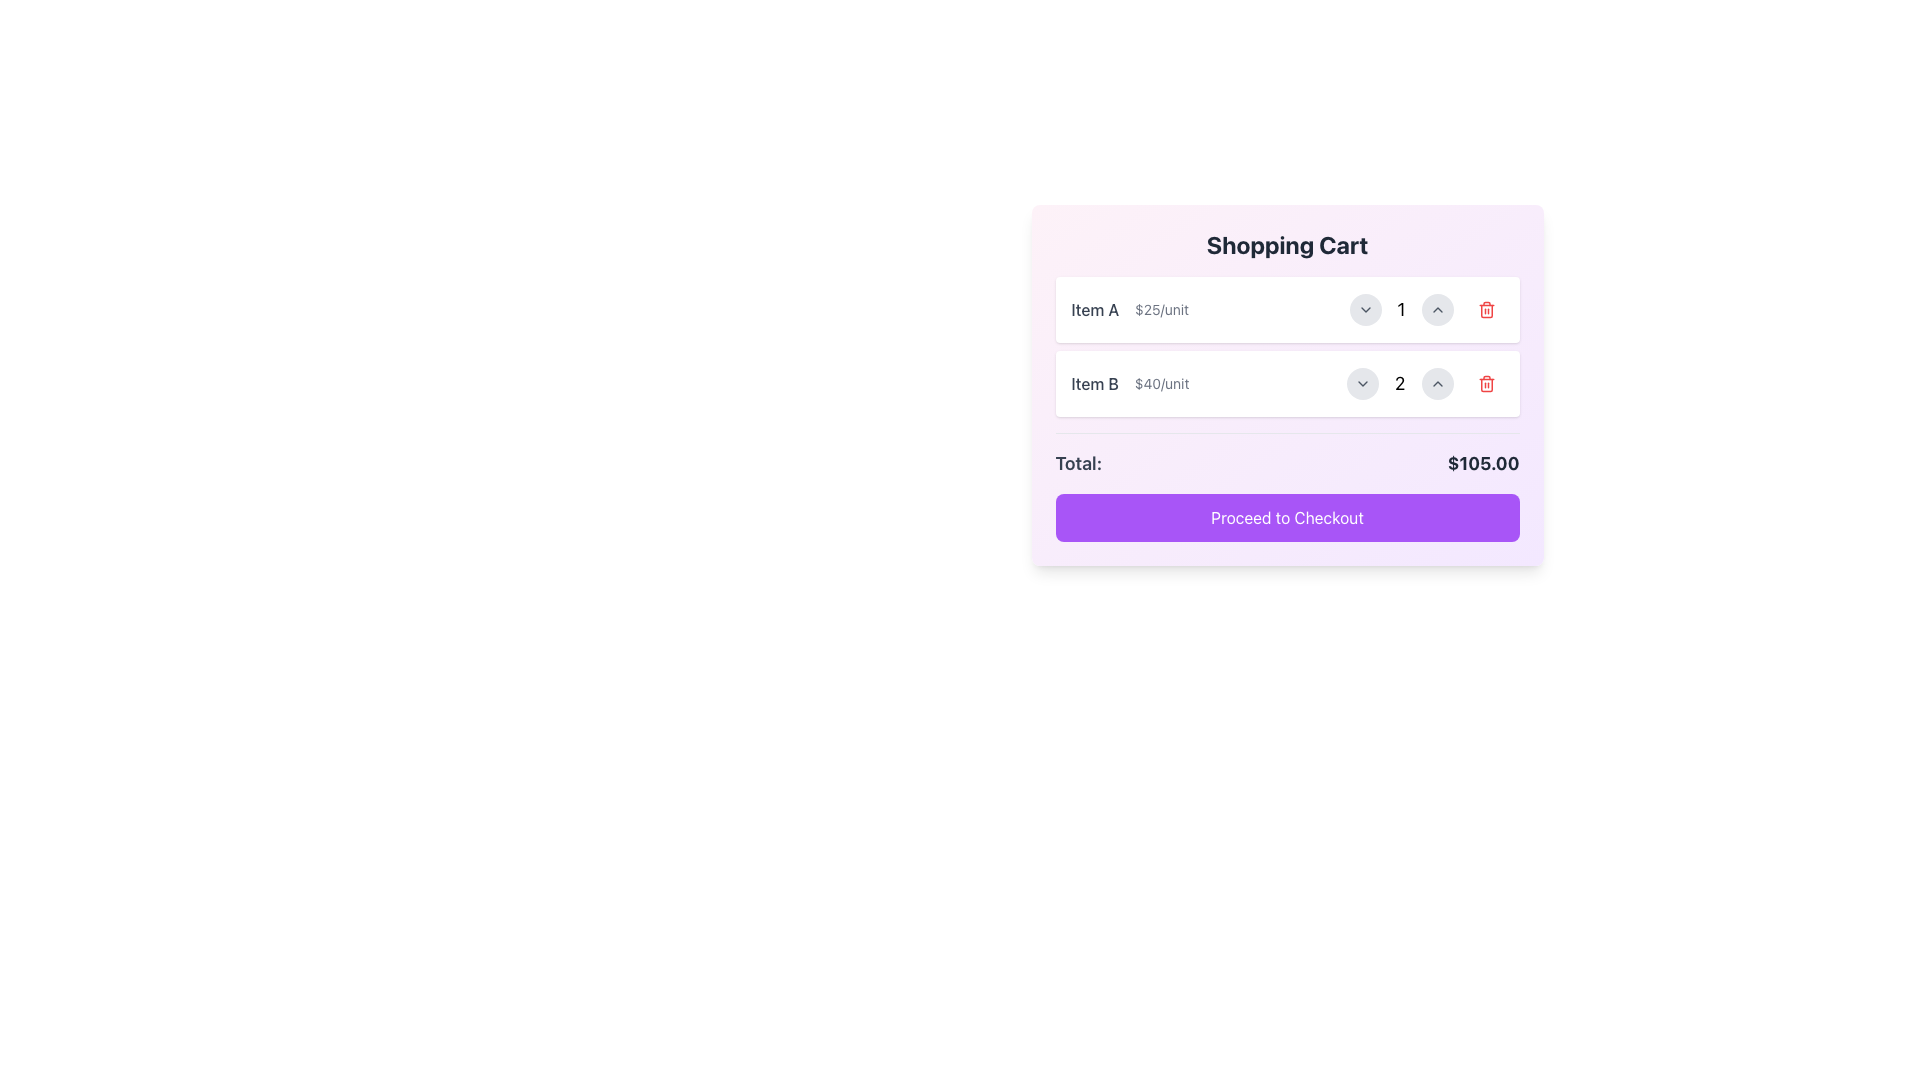 The height and width of the screenshot is (1080, 1920). What do you see at coordinates (1483, 463) in the screenshot?
I see `text label displaying the amount '$105.00', which is located at the bottom-right corner of the shopping cart section, next to the 'Total:' label` at bounding box center [1483, 463].